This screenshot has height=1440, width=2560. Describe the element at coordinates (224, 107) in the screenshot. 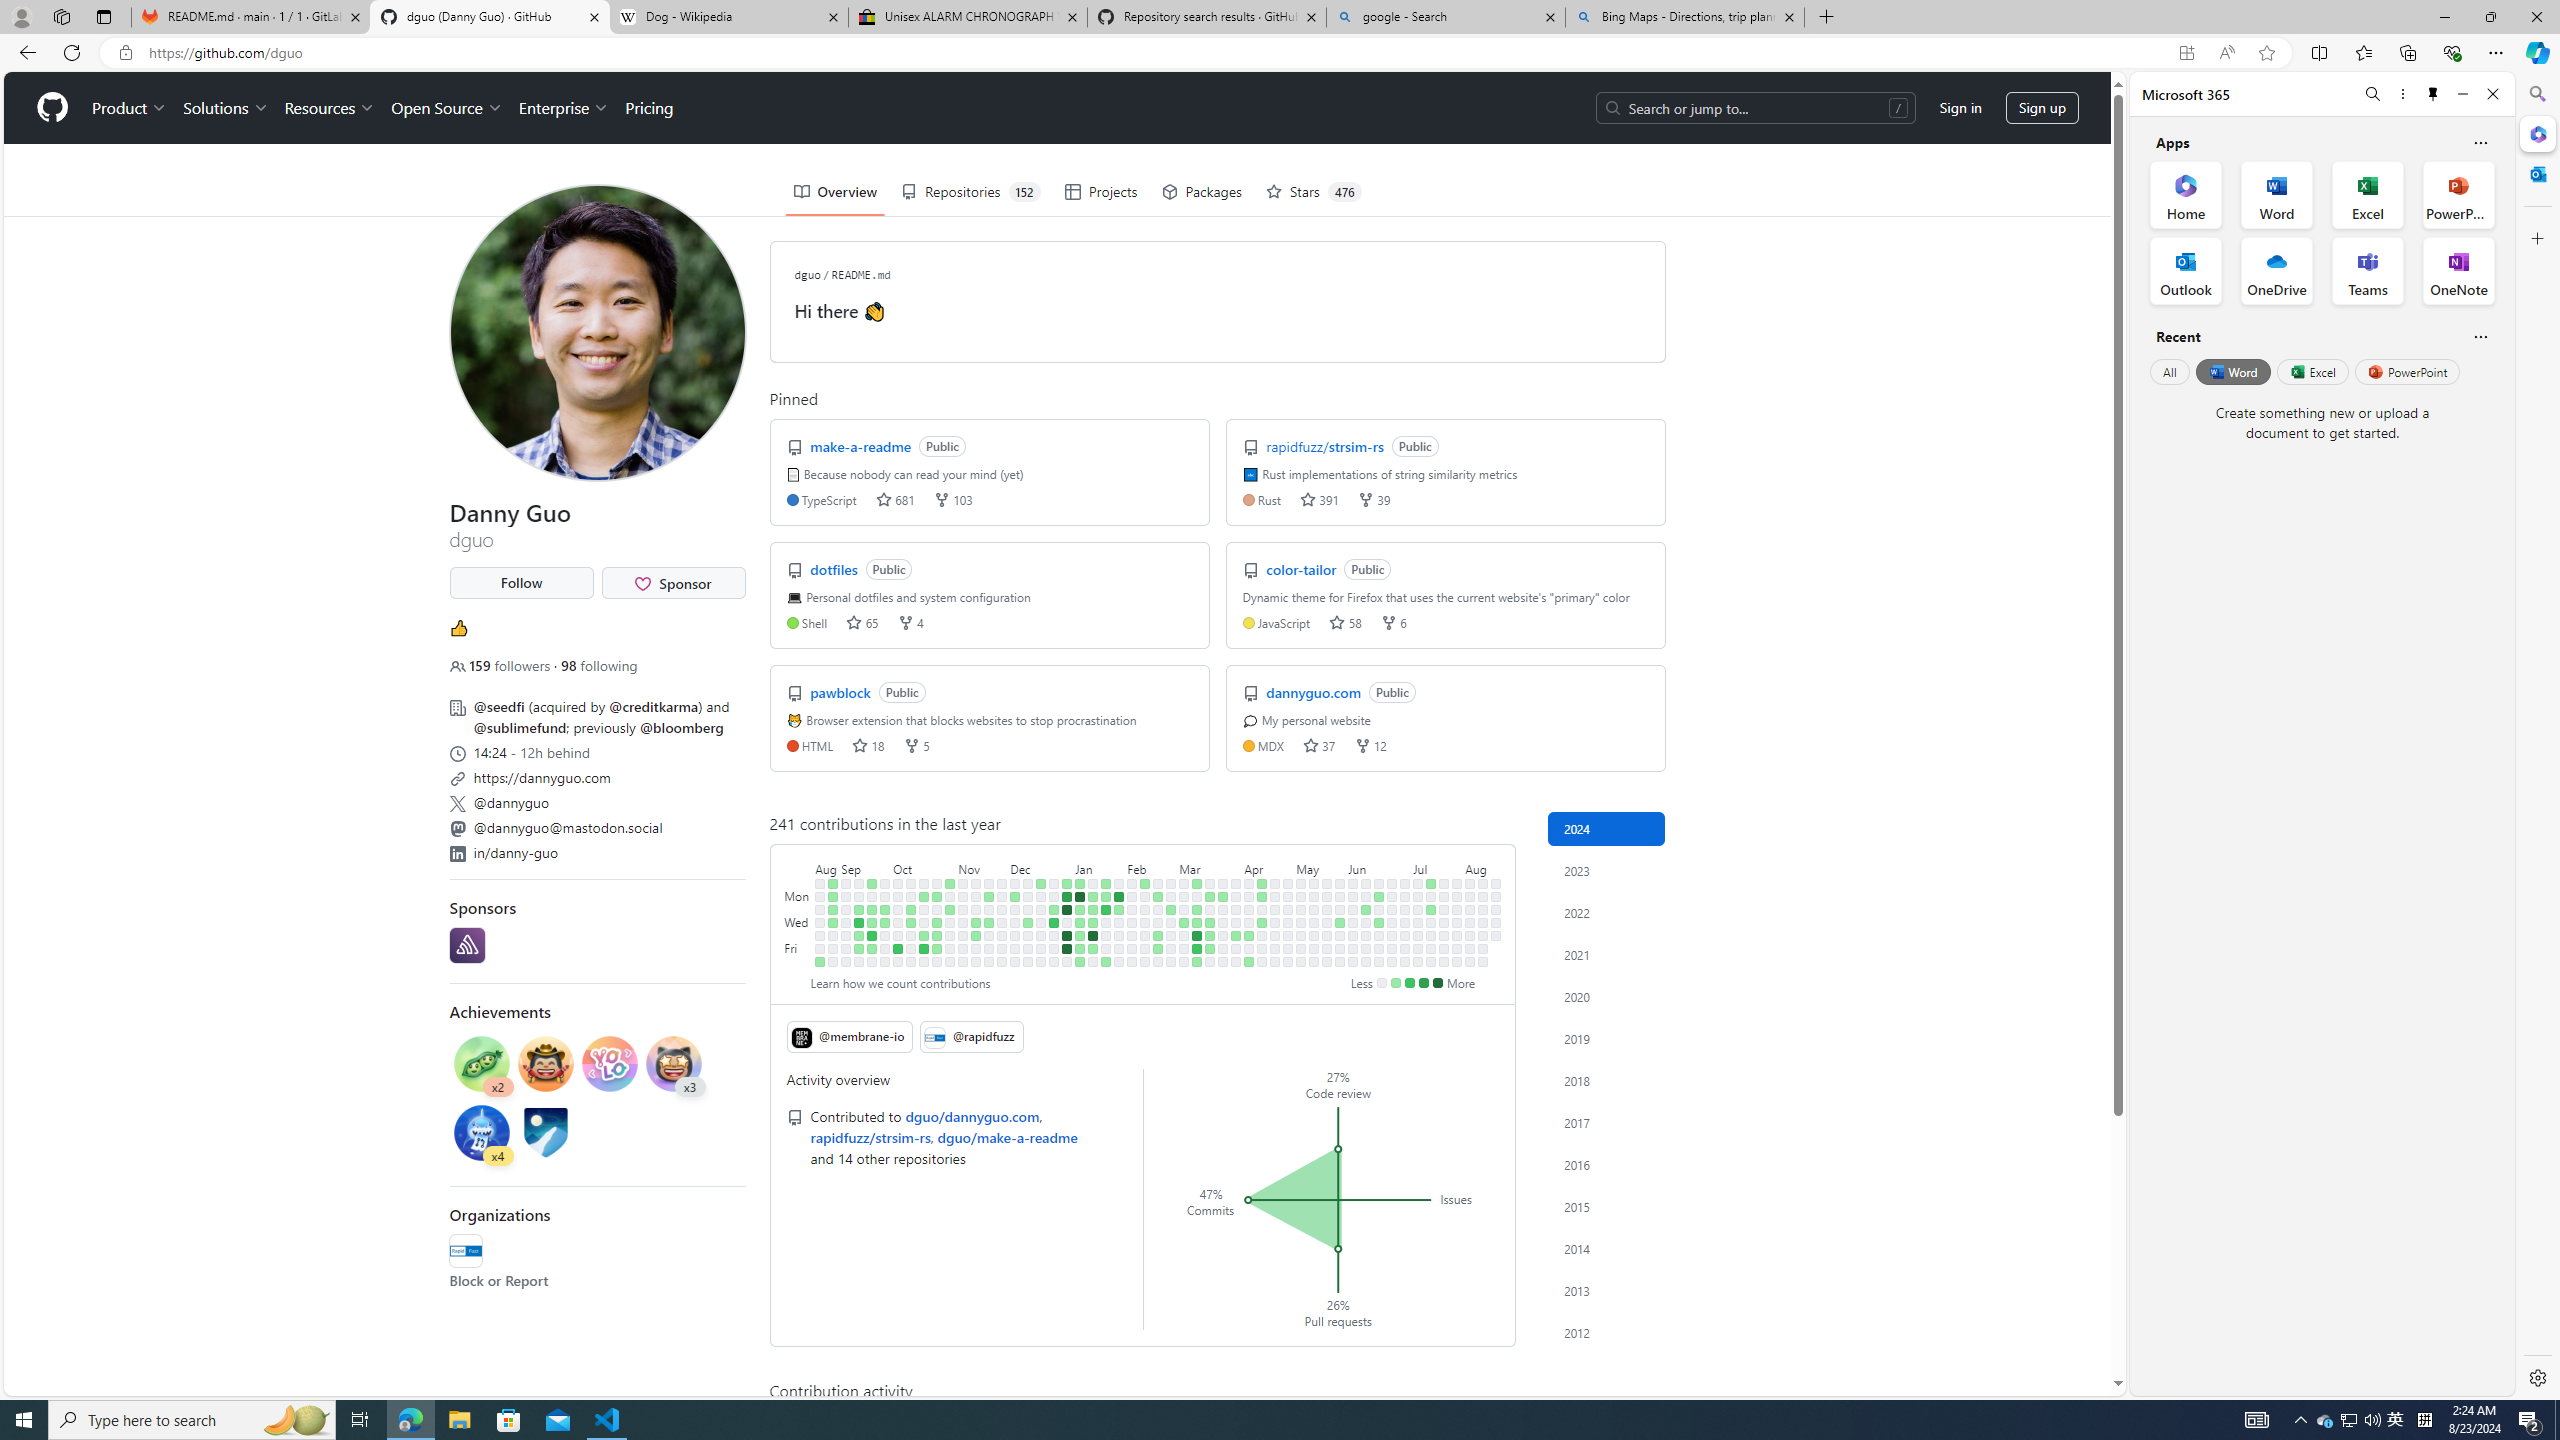

I see `'Solutions'` at that location.